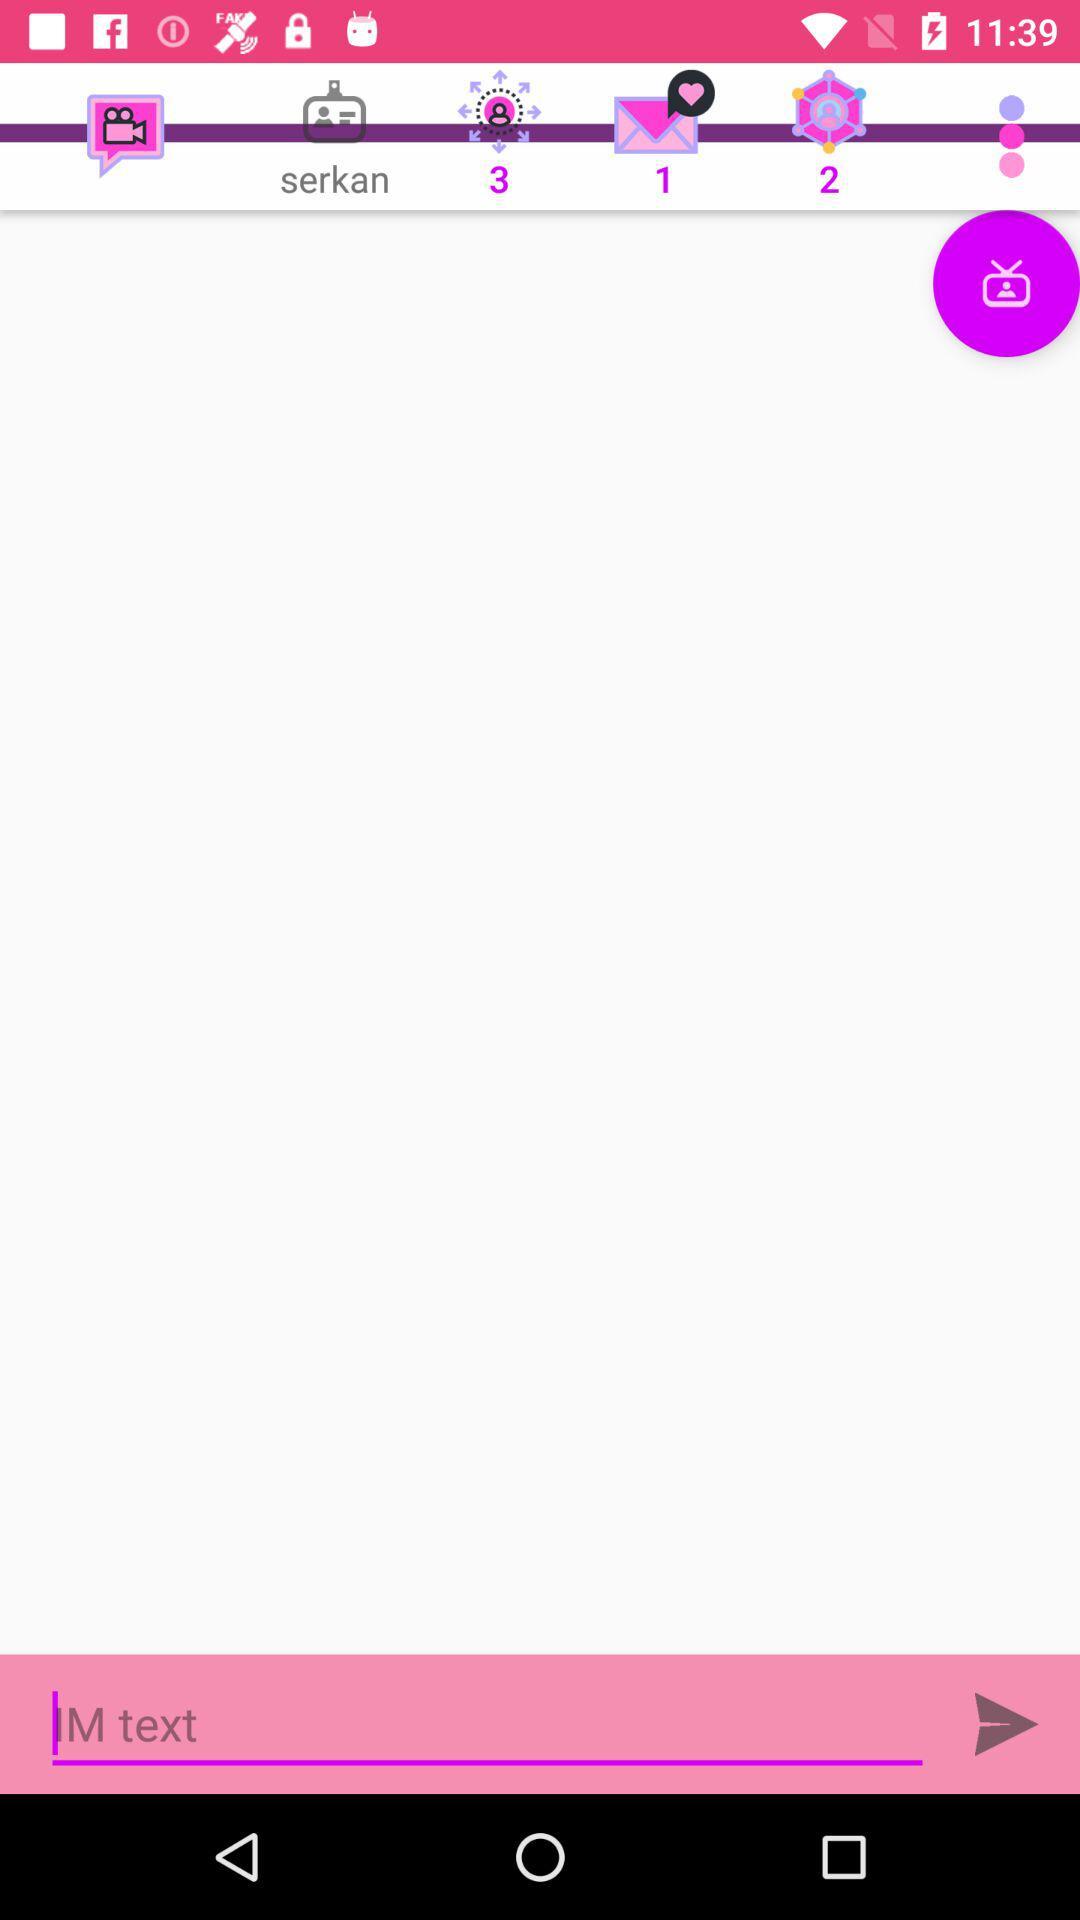  I want to click on the gift icon, so click(1006, 282).